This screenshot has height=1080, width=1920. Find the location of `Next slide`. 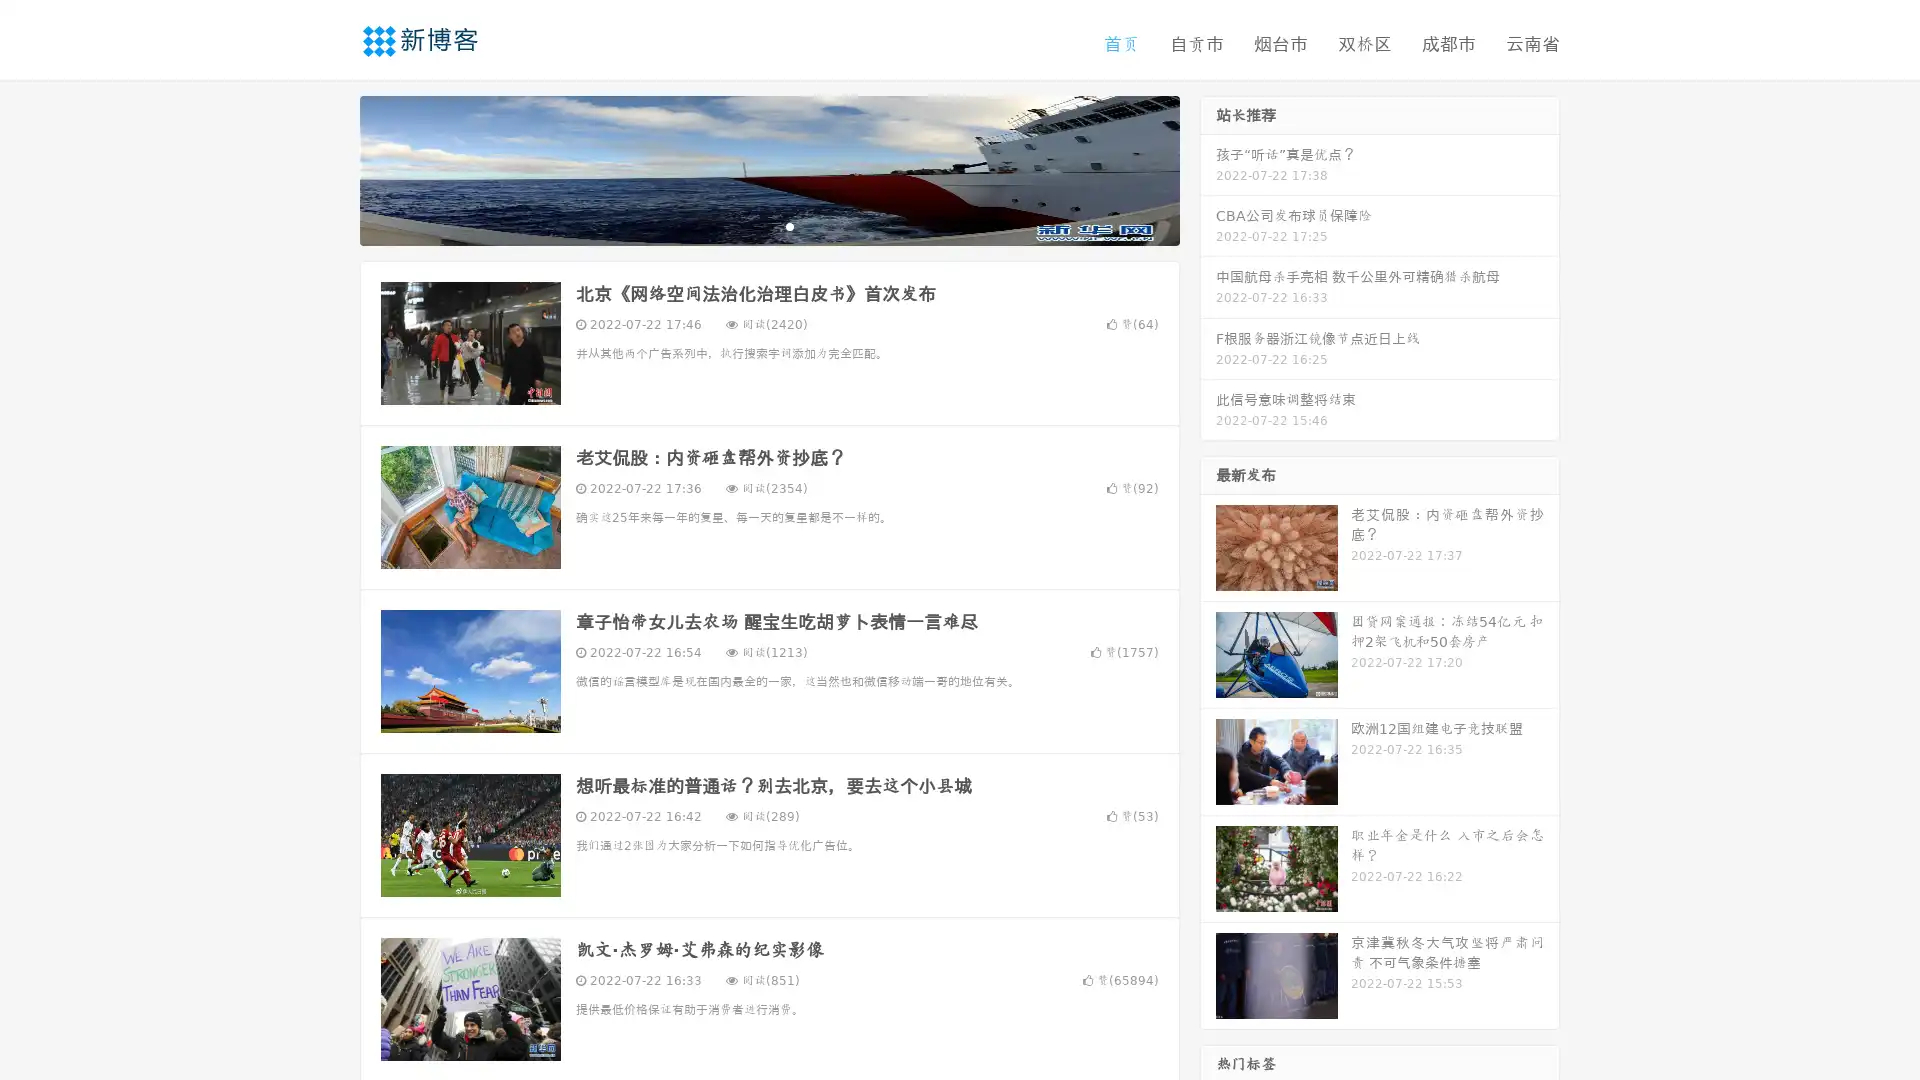

Next slide is located at coordinates (1208, 168).